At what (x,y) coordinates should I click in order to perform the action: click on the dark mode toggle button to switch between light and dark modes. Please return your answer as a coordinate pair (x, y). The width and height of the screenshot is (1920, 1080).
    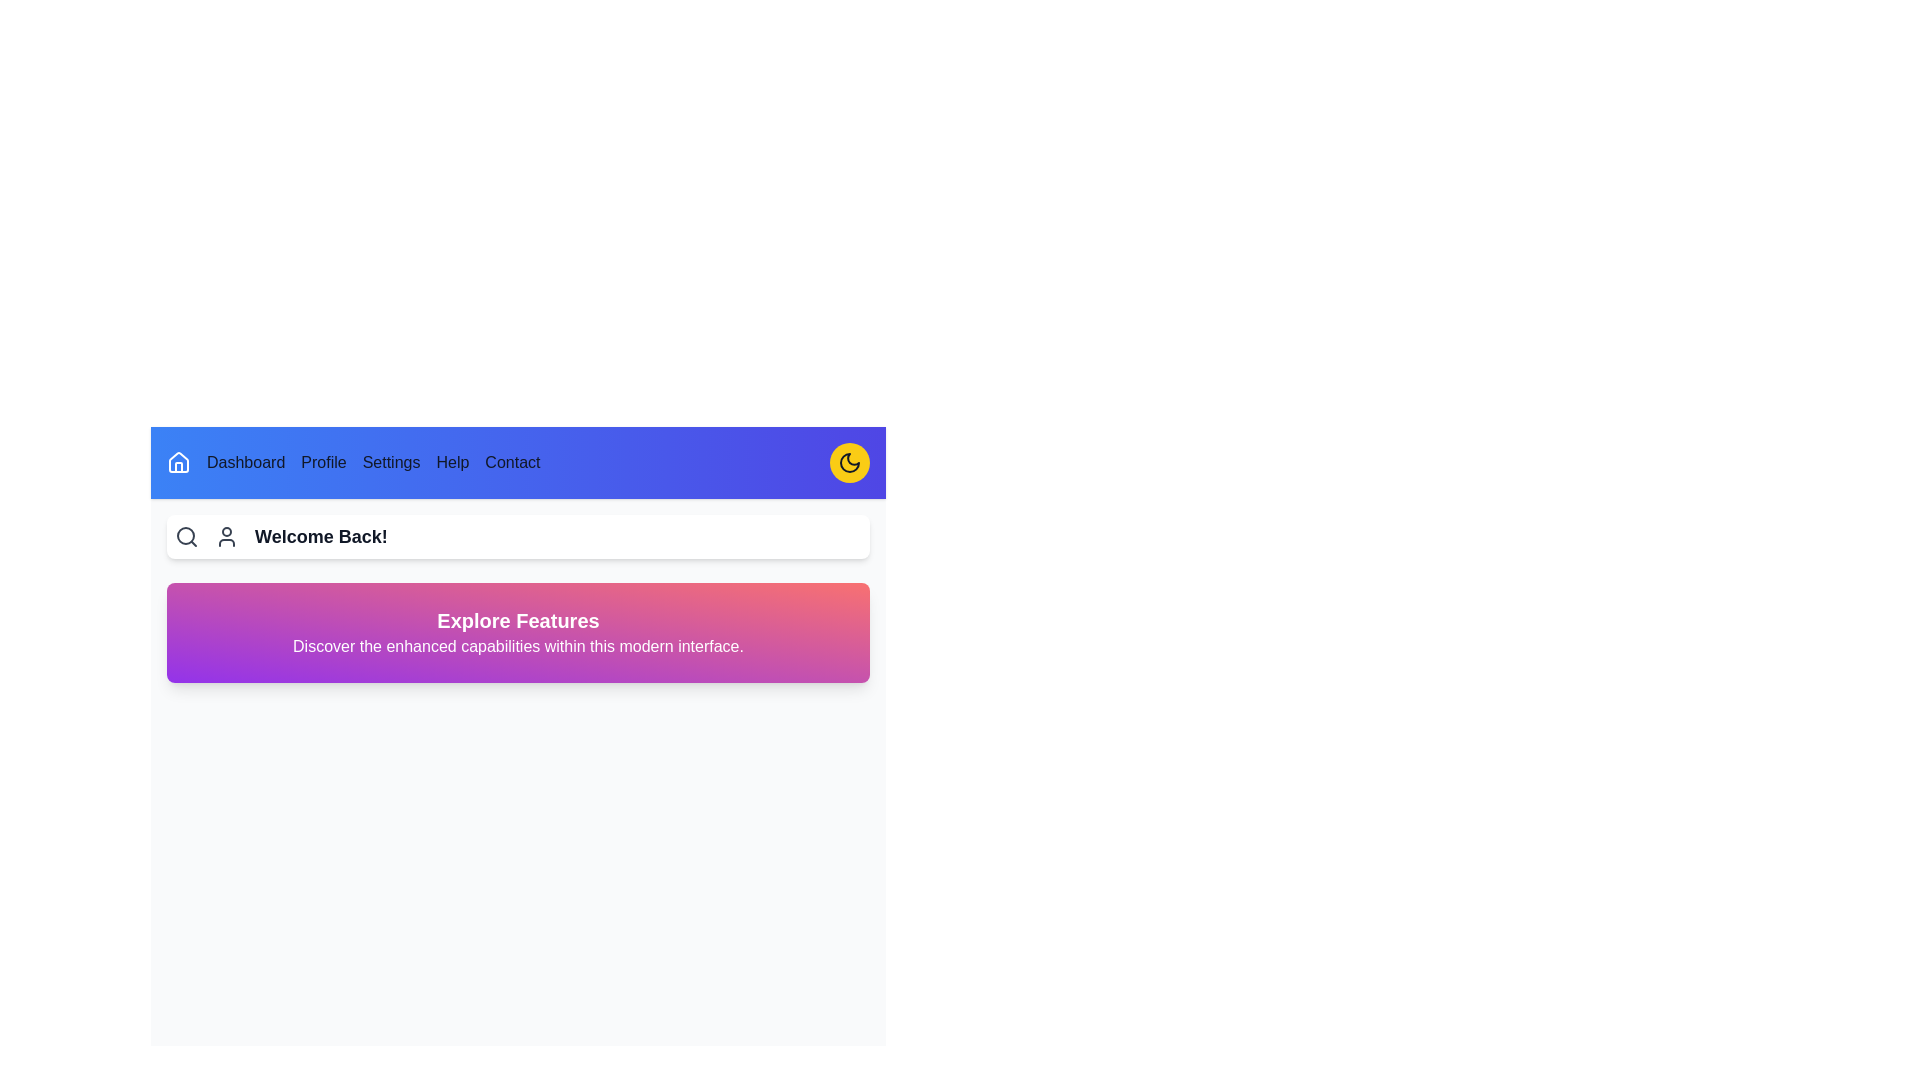
    Looking at the image, I should click on (849, 462).